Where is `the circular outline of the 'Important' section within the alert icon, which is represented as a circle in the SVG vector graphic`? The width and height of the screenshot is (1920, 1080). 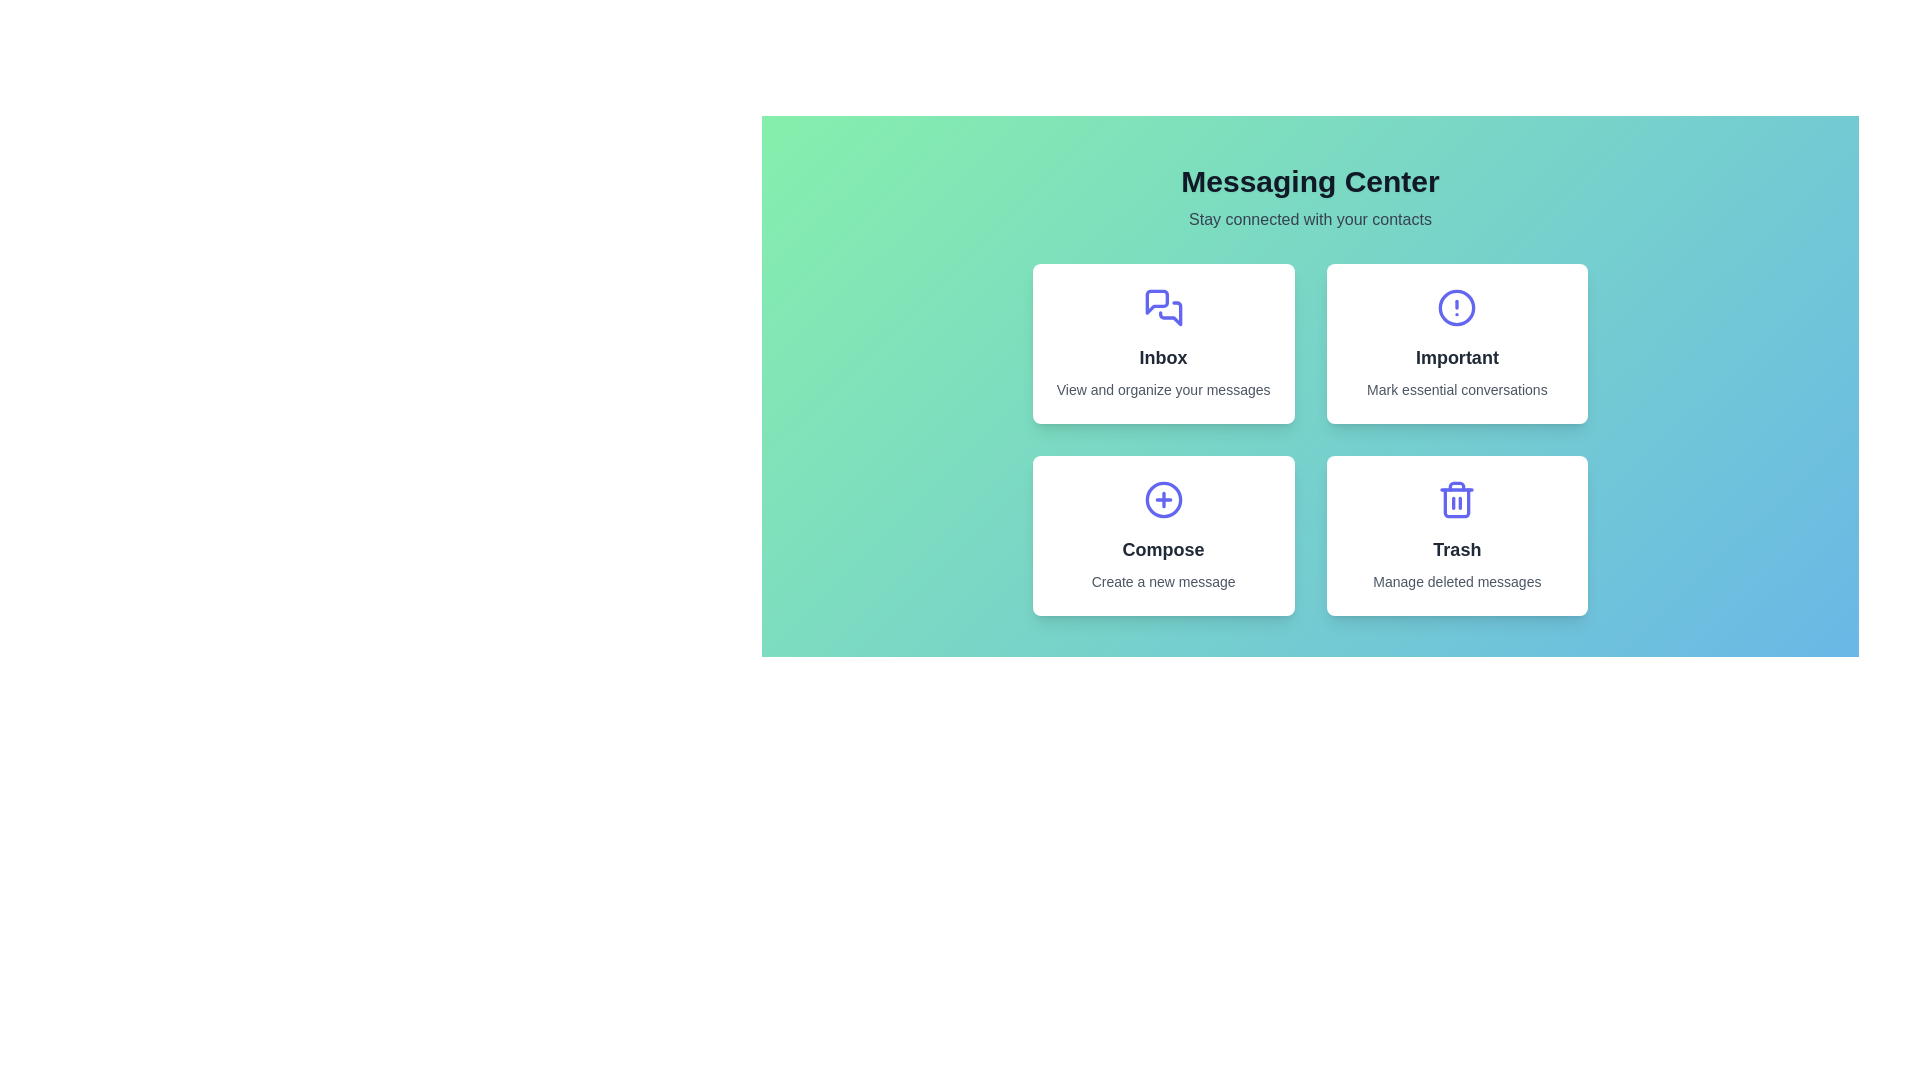
the circular outline of the 'Important' section within the alert icon, which is represented as a circle in the SVG vector graphic is located at coordinates (1457, 308).